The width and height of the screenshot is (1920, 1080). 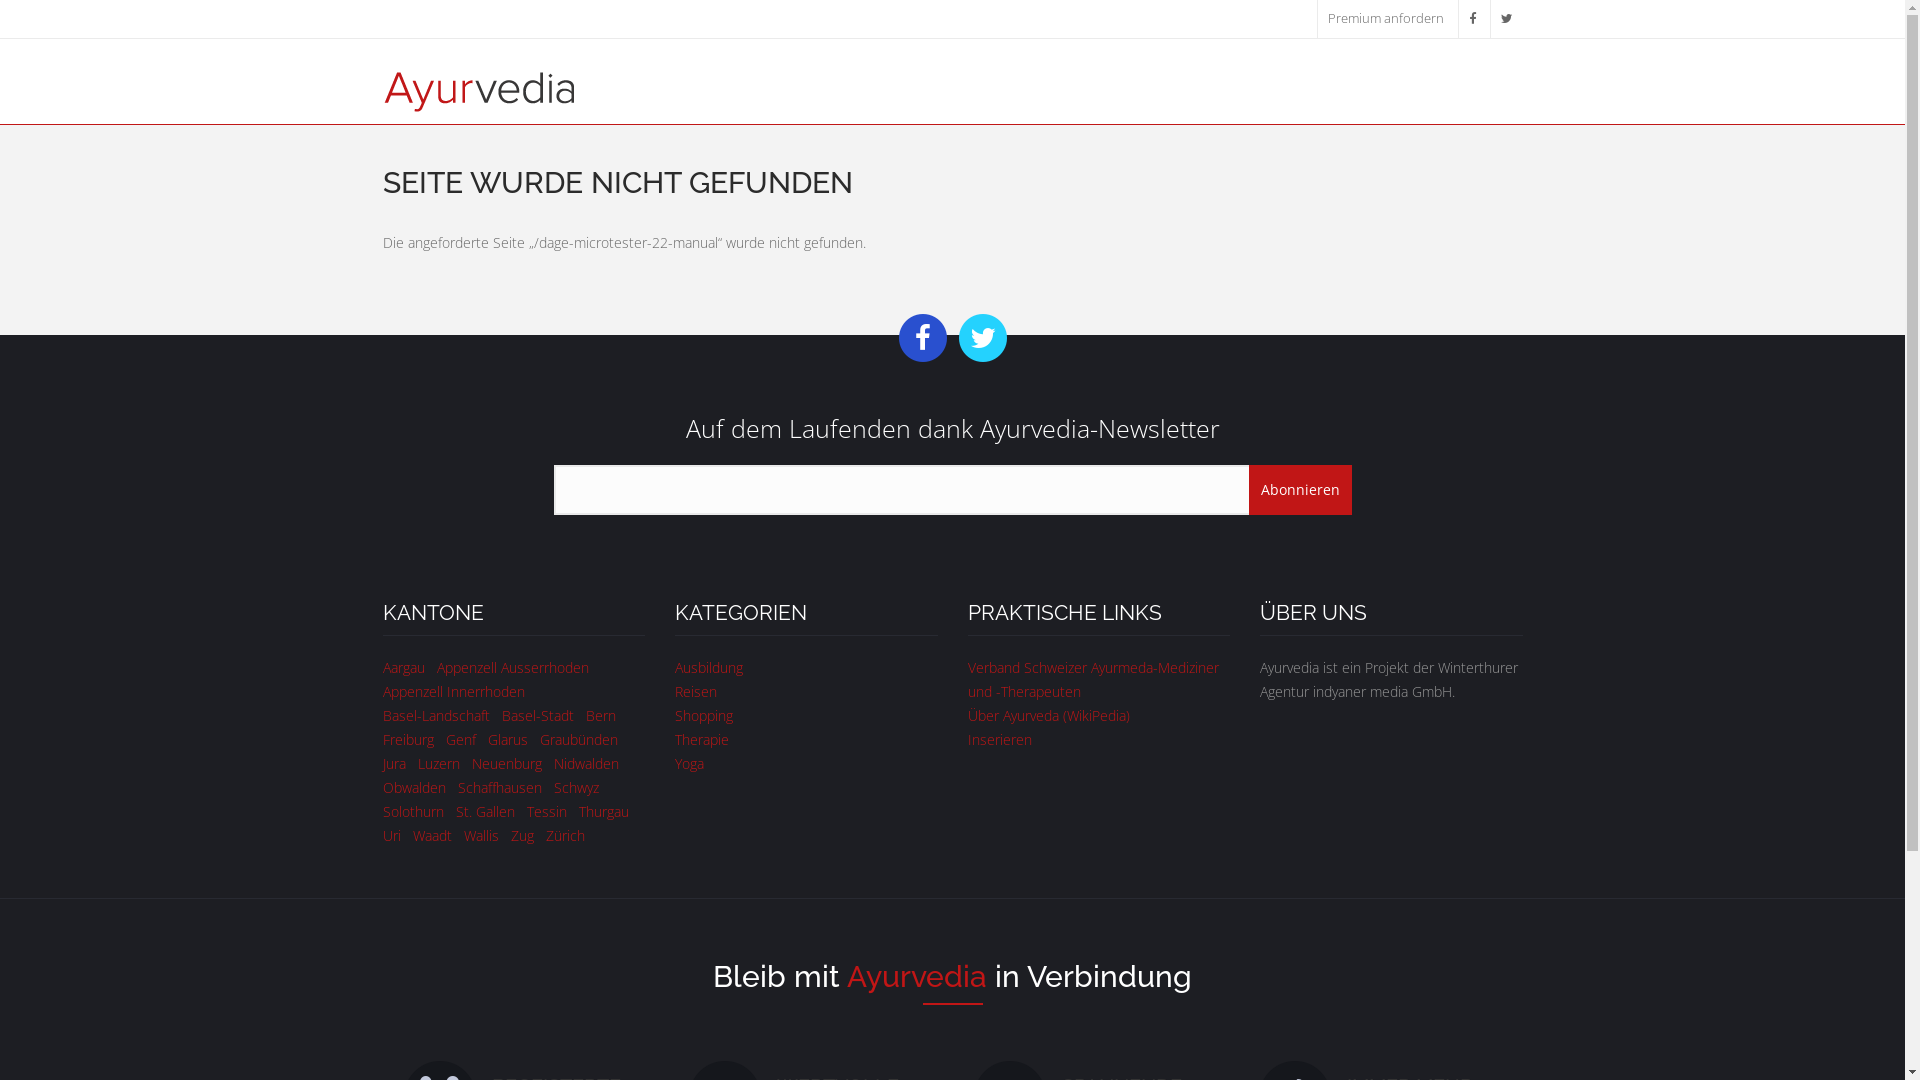 What do you see at coordinates (434, 714) in the screenshot?
I see `'Basel-Landschaft'` at bounding box center [434, 714].